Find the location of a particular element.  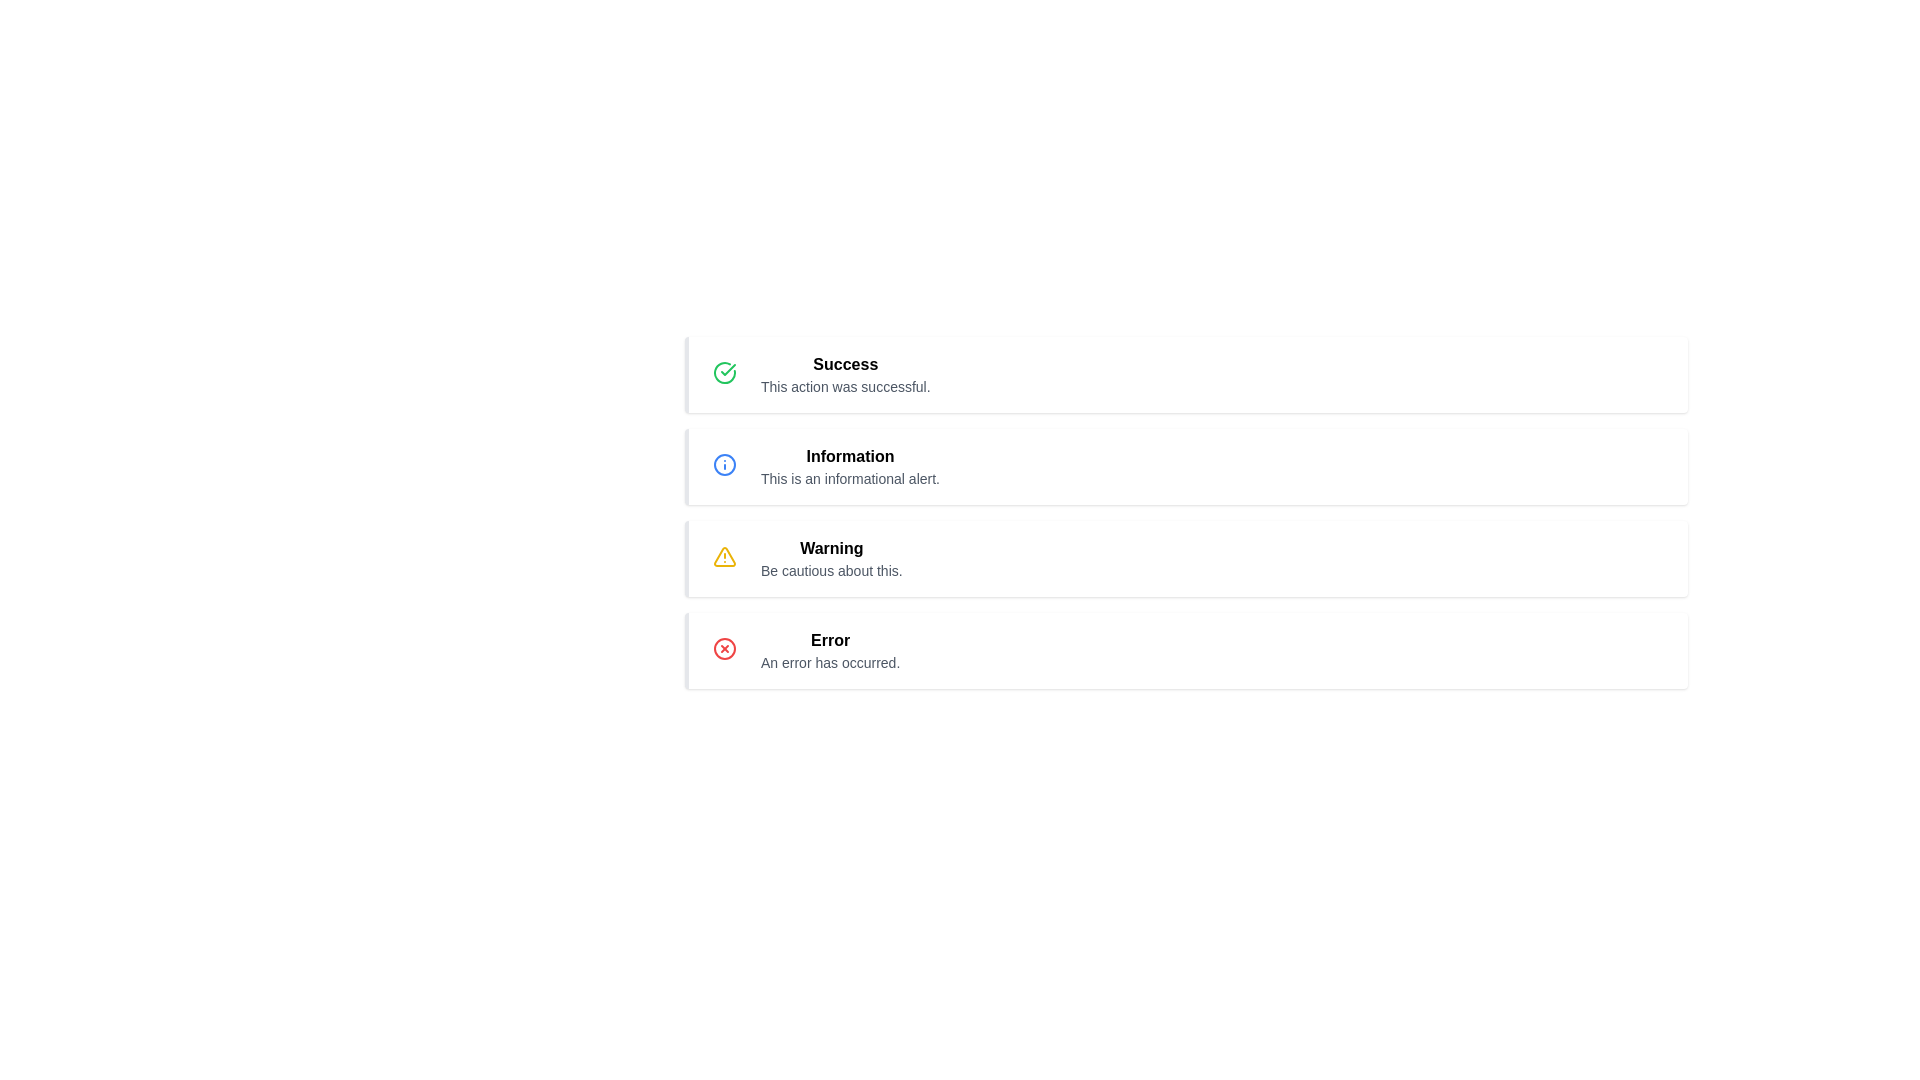

the 'Error' icon located at the far-right side of the row associated with the 'An error has occurred.' message is located at coordinates (723, 648).